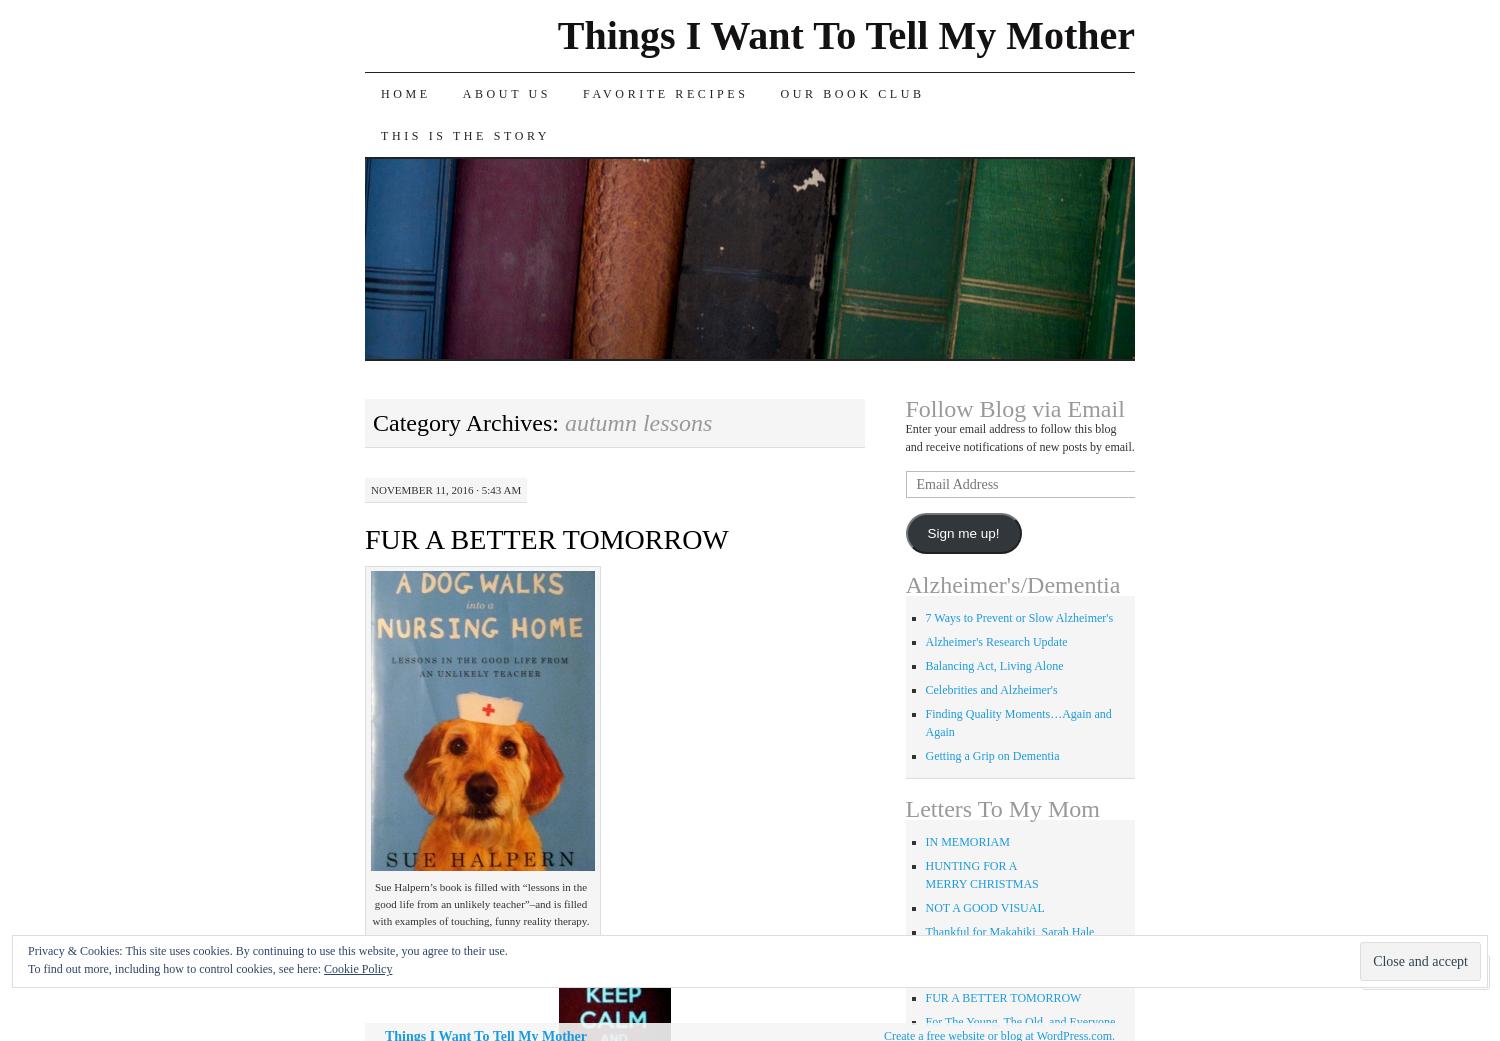 The width and height of the screenshot is (1500, 1041). Describe the element at coordinates (1014, 407) in the screenshot. I see `'Follow Blog via Email'` at that location.